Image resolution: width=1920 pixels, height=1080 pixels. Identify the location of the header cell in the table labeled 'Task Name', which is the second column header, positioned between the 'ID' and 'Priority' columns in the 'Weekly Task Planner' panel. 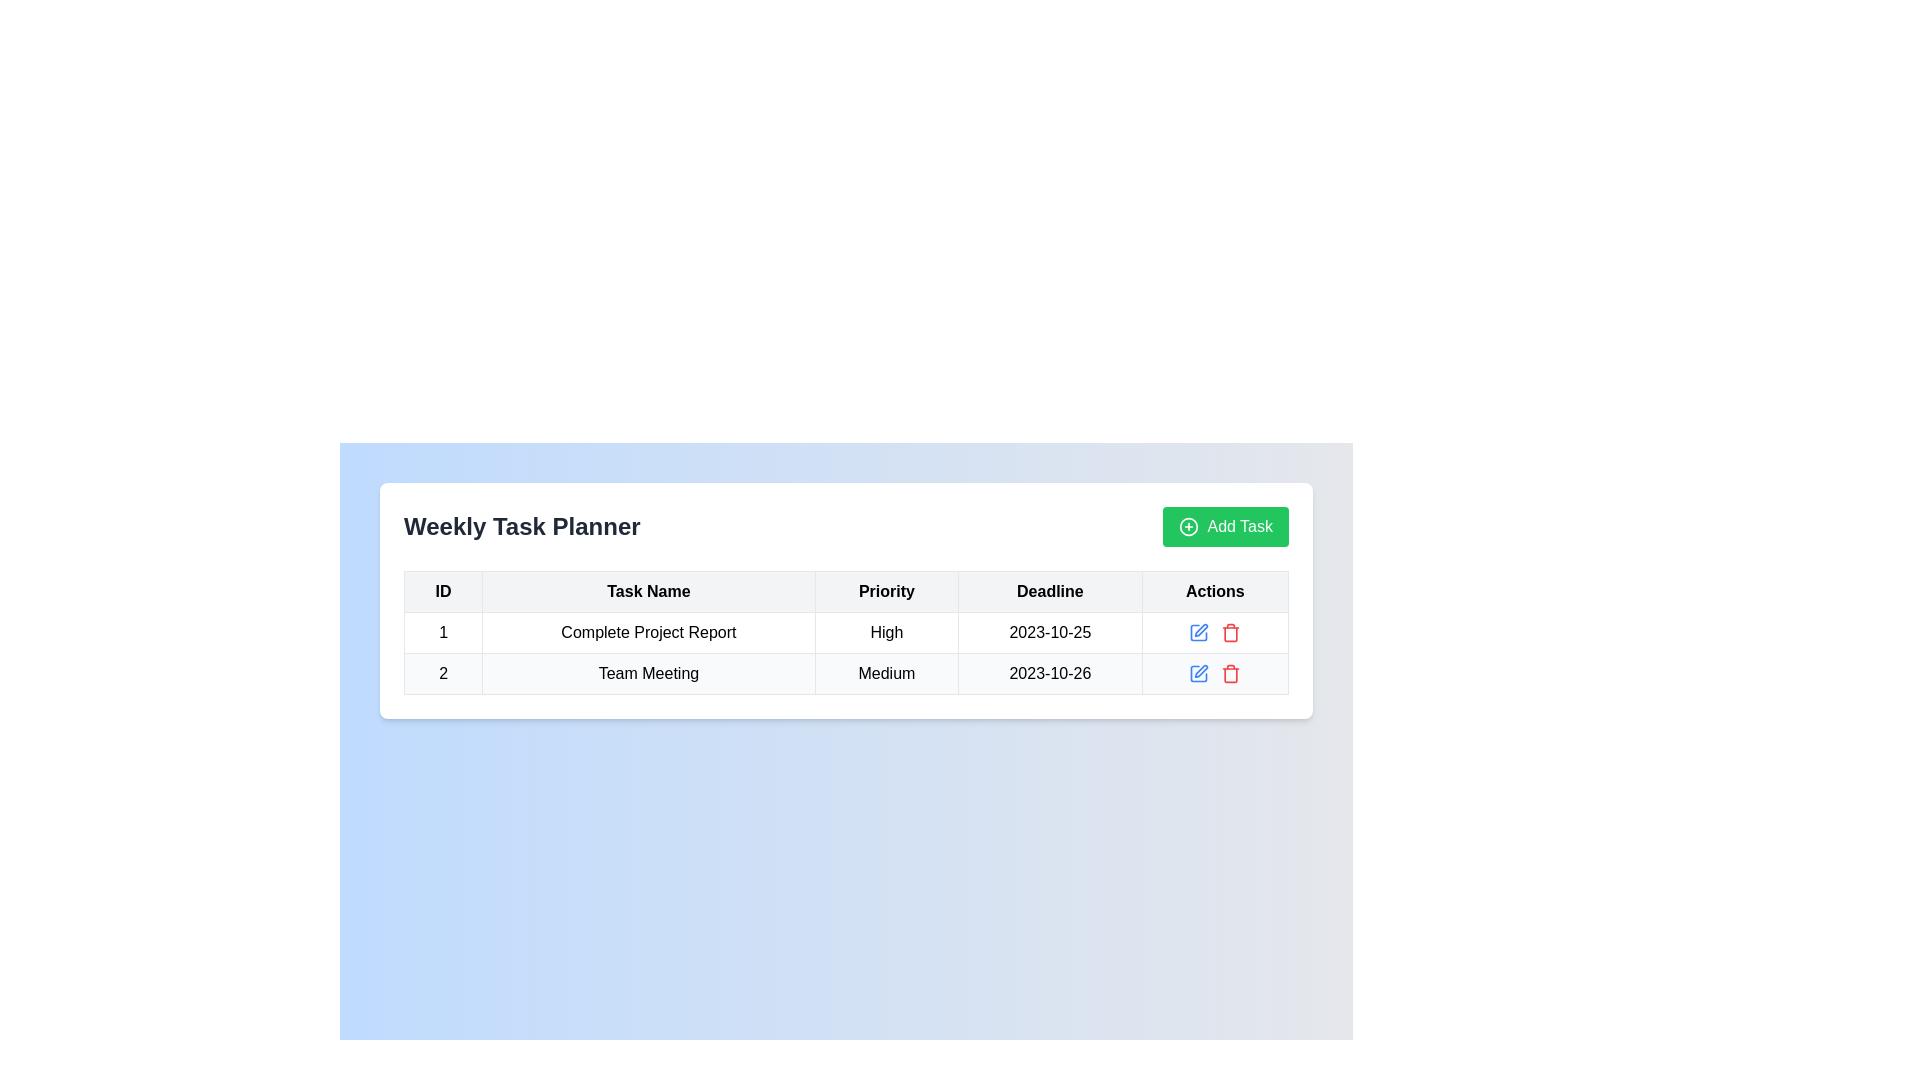
(648, 590).